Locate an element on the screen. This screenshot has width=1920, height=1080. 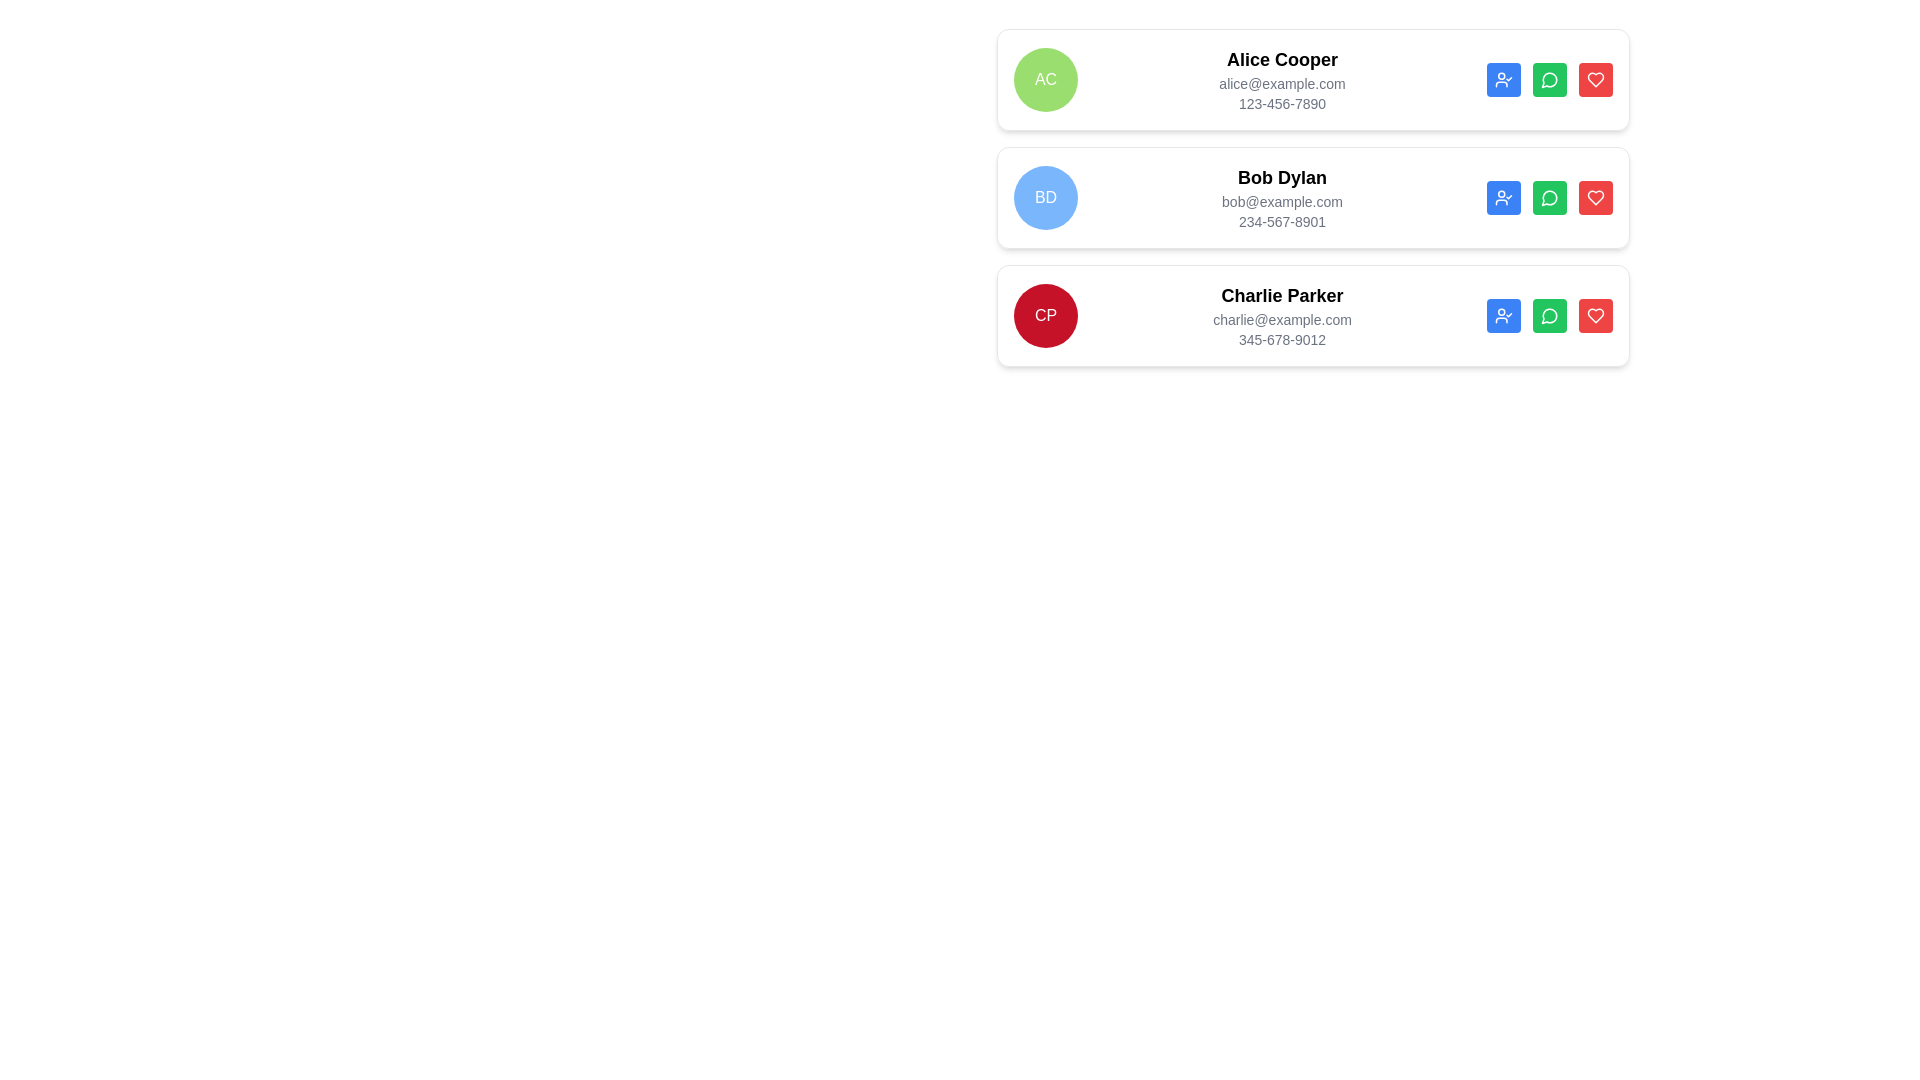
the second button in the contact card for 'Charlie Parker' is located at coordinates (1549, 315).